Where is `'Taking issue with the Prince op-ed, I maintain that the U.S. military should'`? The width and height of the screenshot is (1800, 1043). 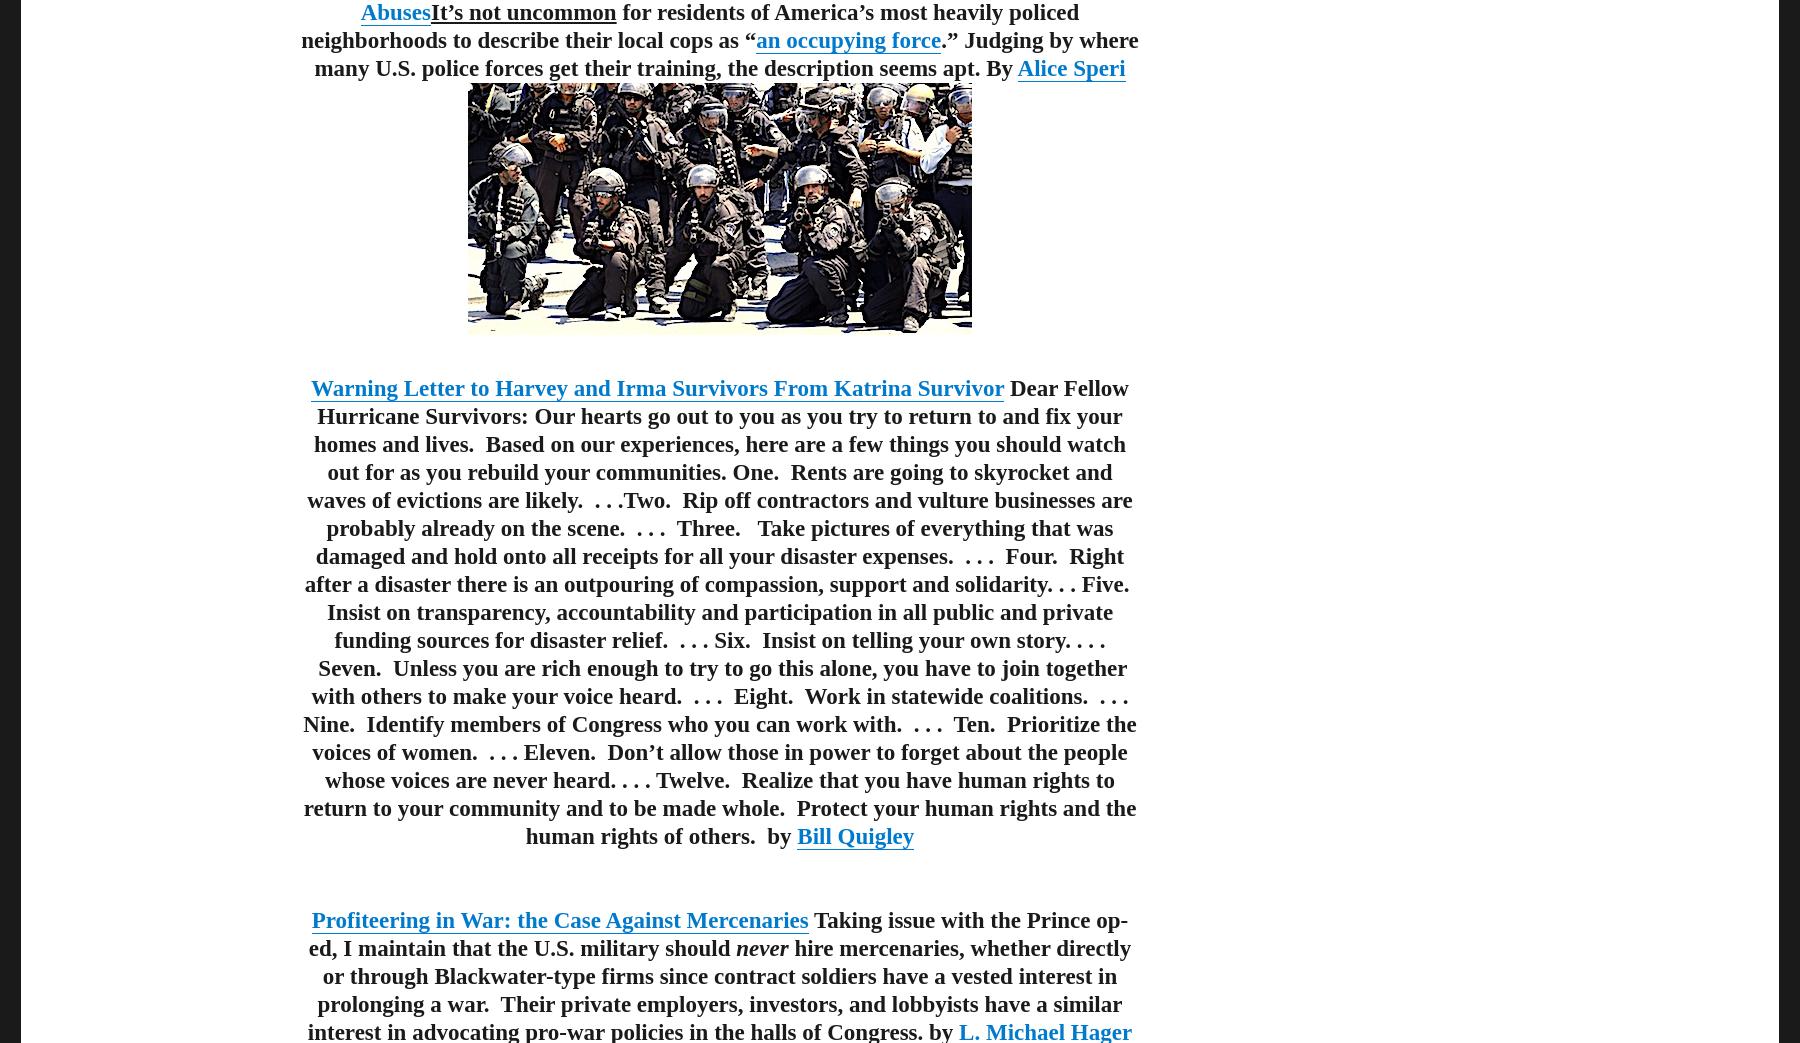
'Taking issue with the Prince op-ed, I maintain that the U.S. military should' is located at coordinates (717, 933).